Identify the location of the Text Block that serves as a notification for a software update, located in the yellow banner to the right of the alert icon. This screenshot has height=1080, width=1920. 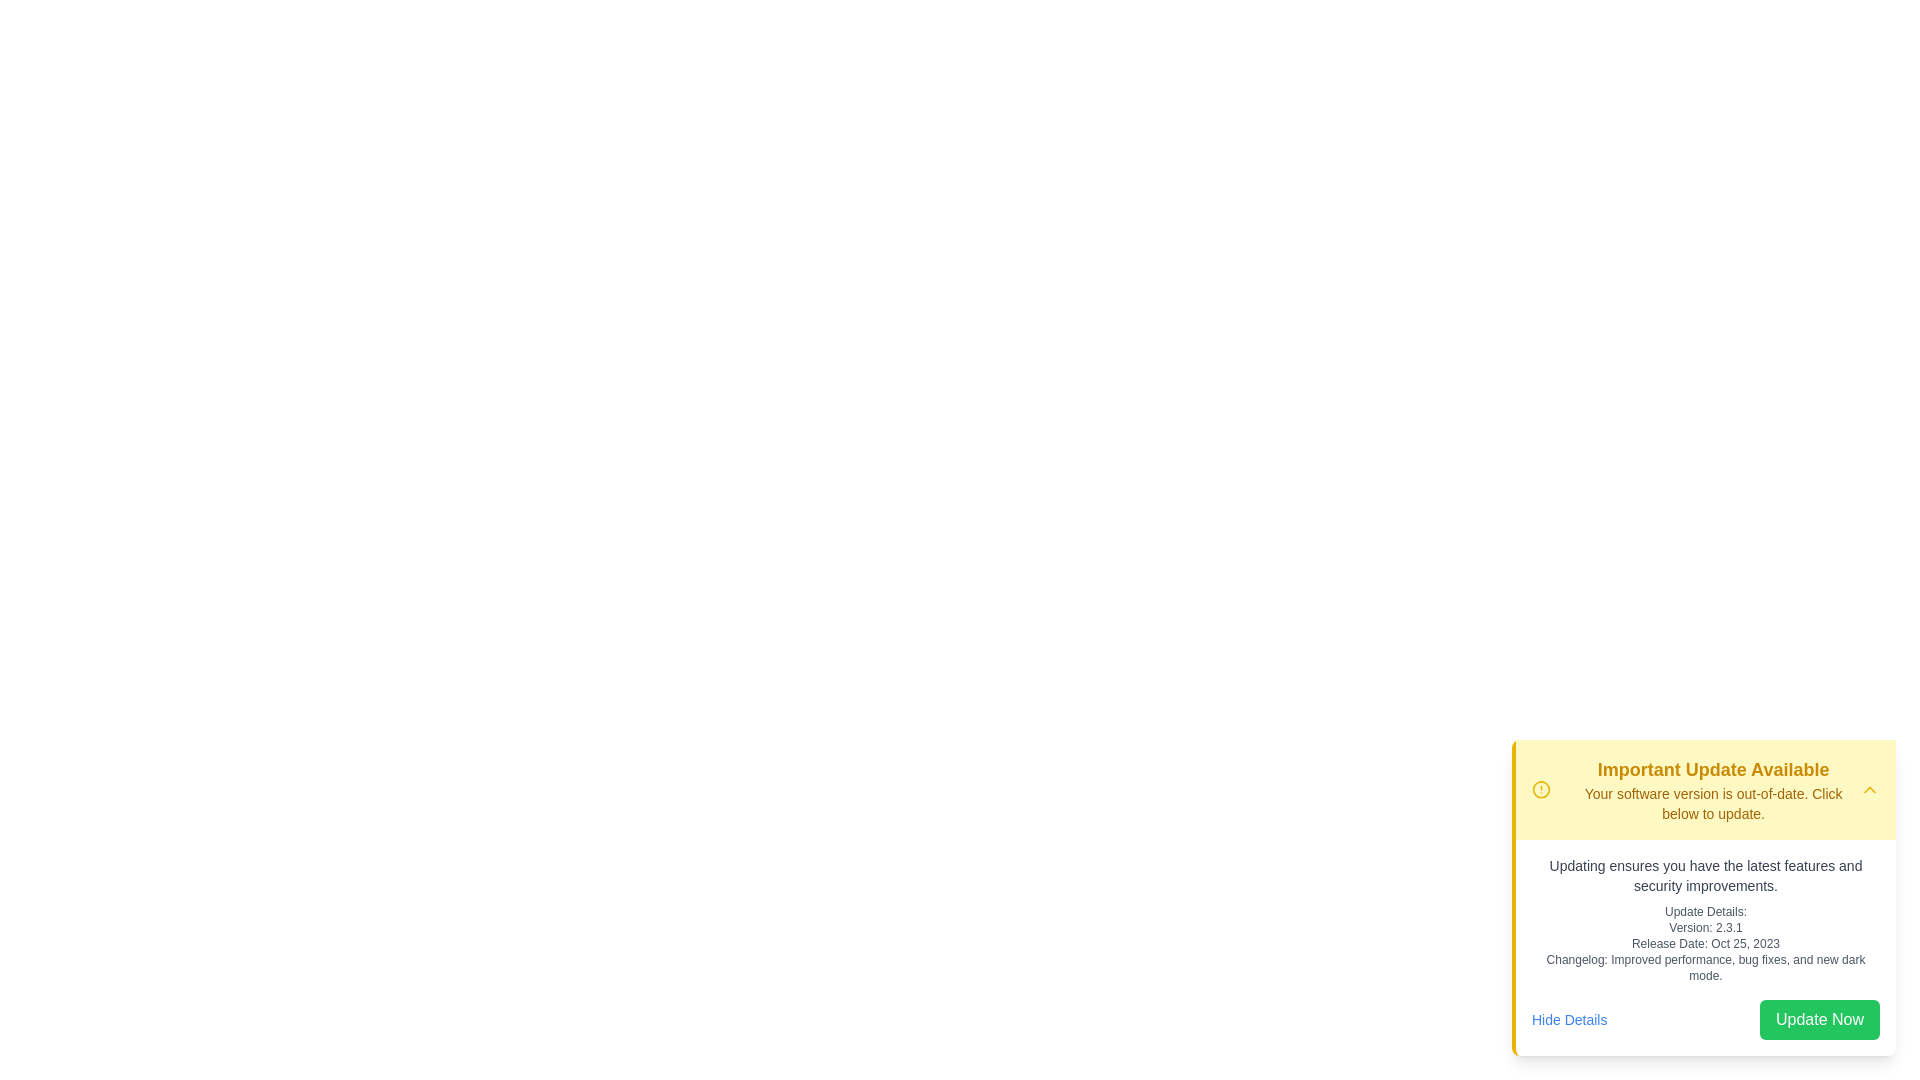
(1712, 789).